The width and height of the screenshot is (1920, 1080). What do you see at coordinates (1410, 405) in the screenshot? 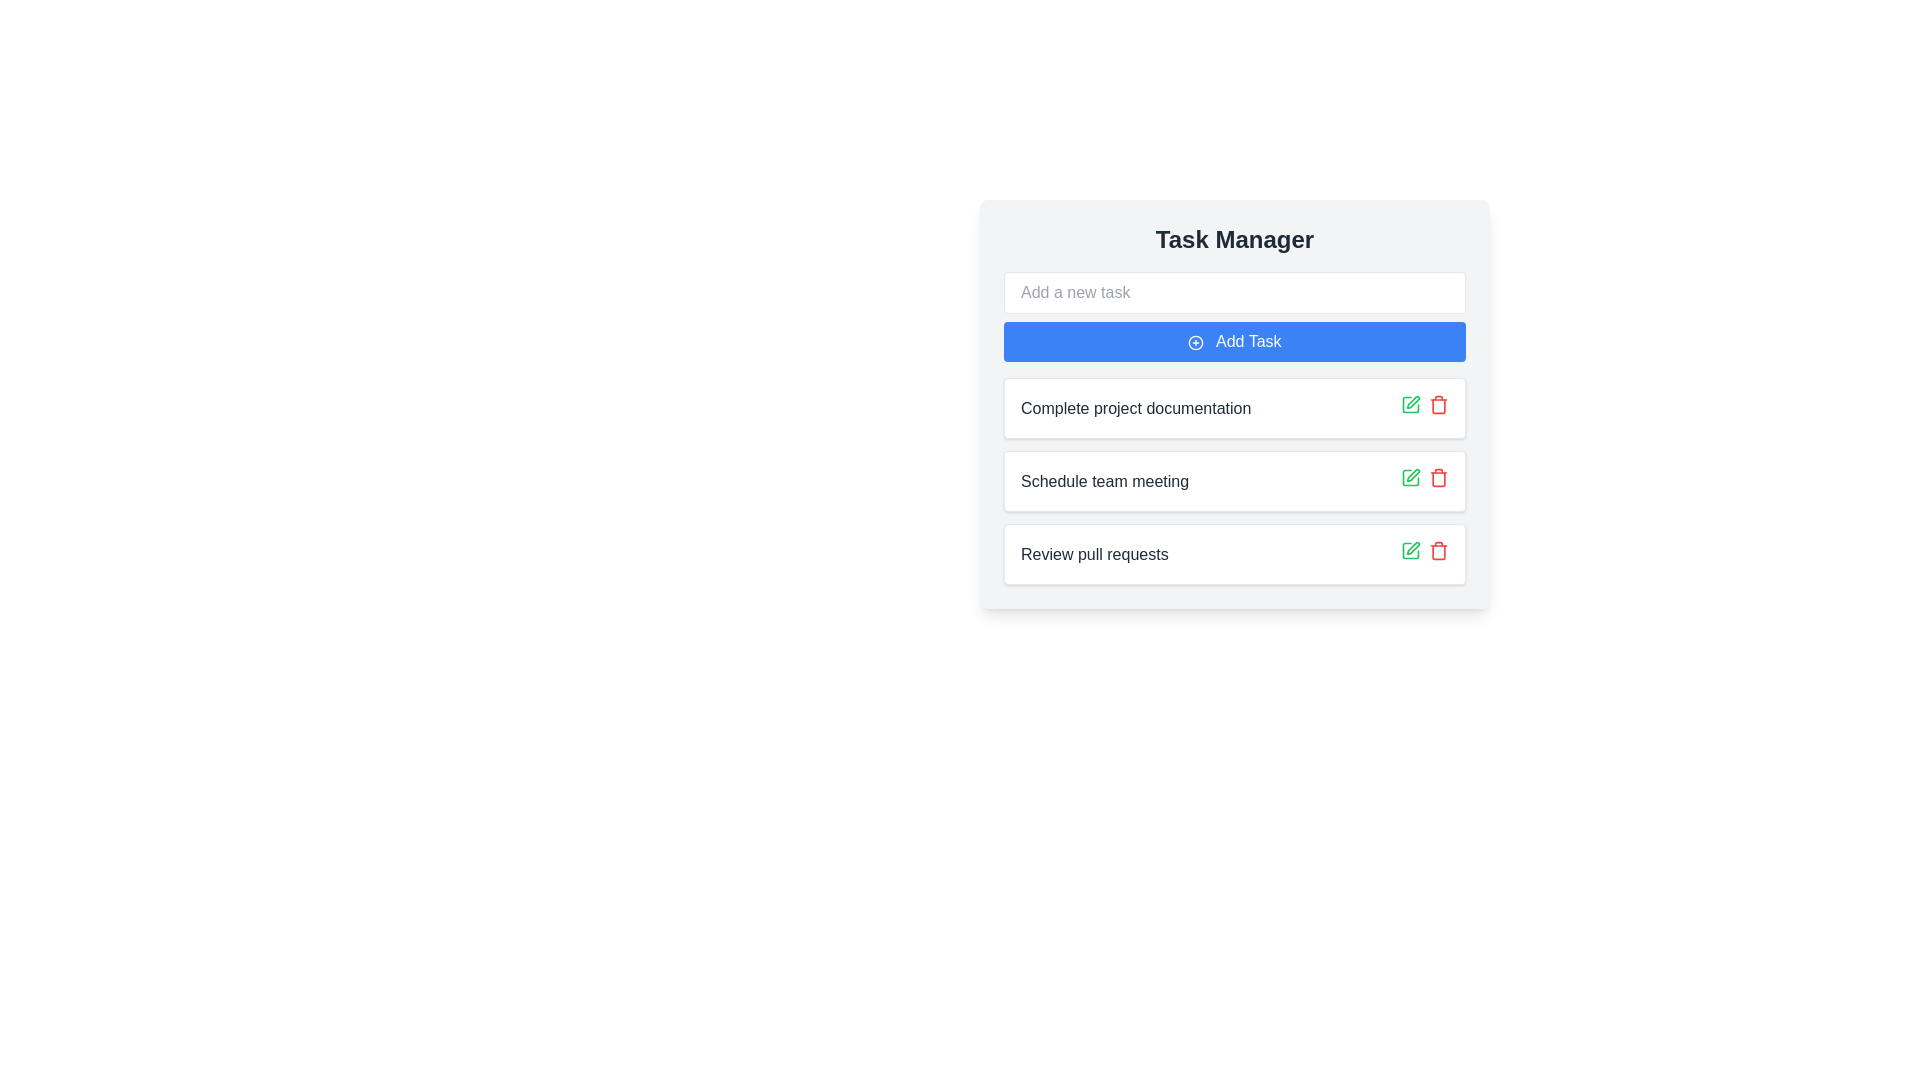
I see `the green icon button with a pen symbol` at bounding box center [1410, 405].